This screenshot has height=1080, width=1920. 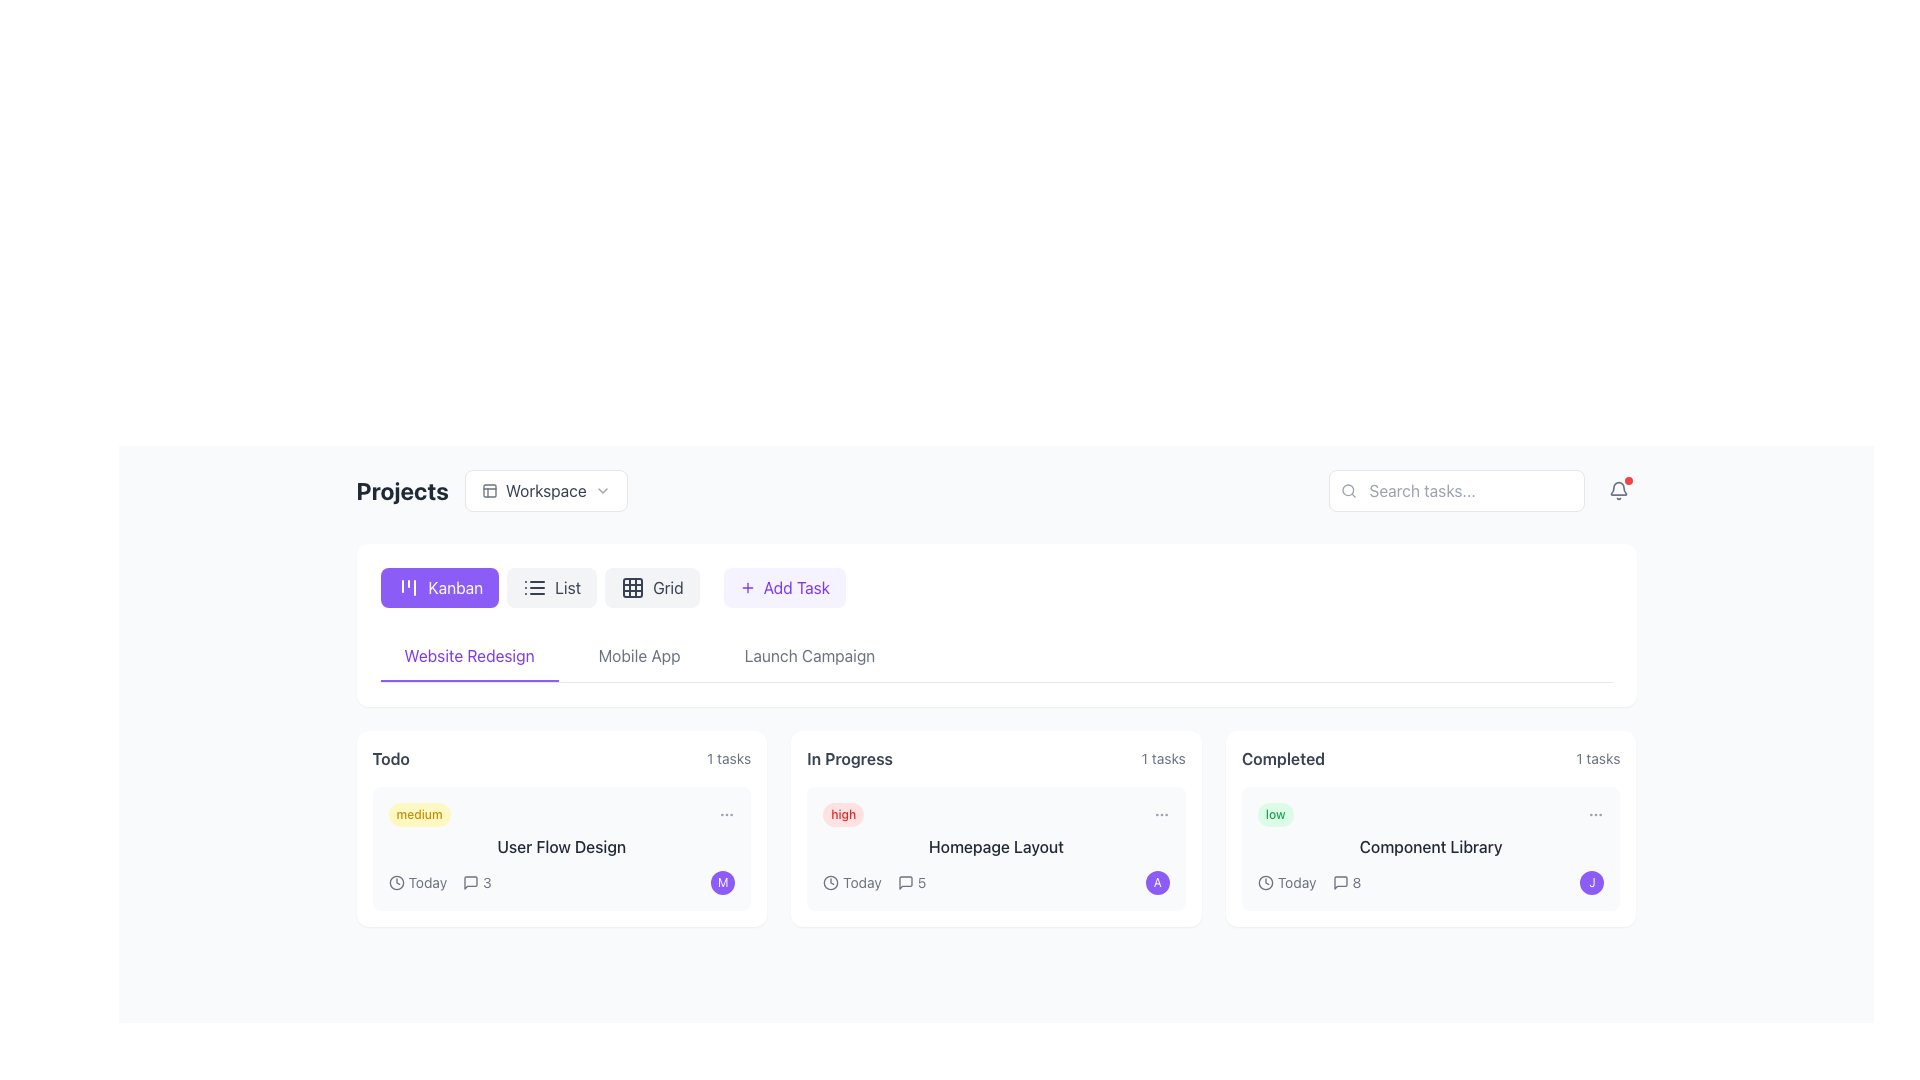 What do you see at coordinates (476, 882) in the screenshot?
I see `the inline text displaying the number of comments associated with the 'User Flow Design' task in the 'Todo' column` at bounding box center [476, 882].